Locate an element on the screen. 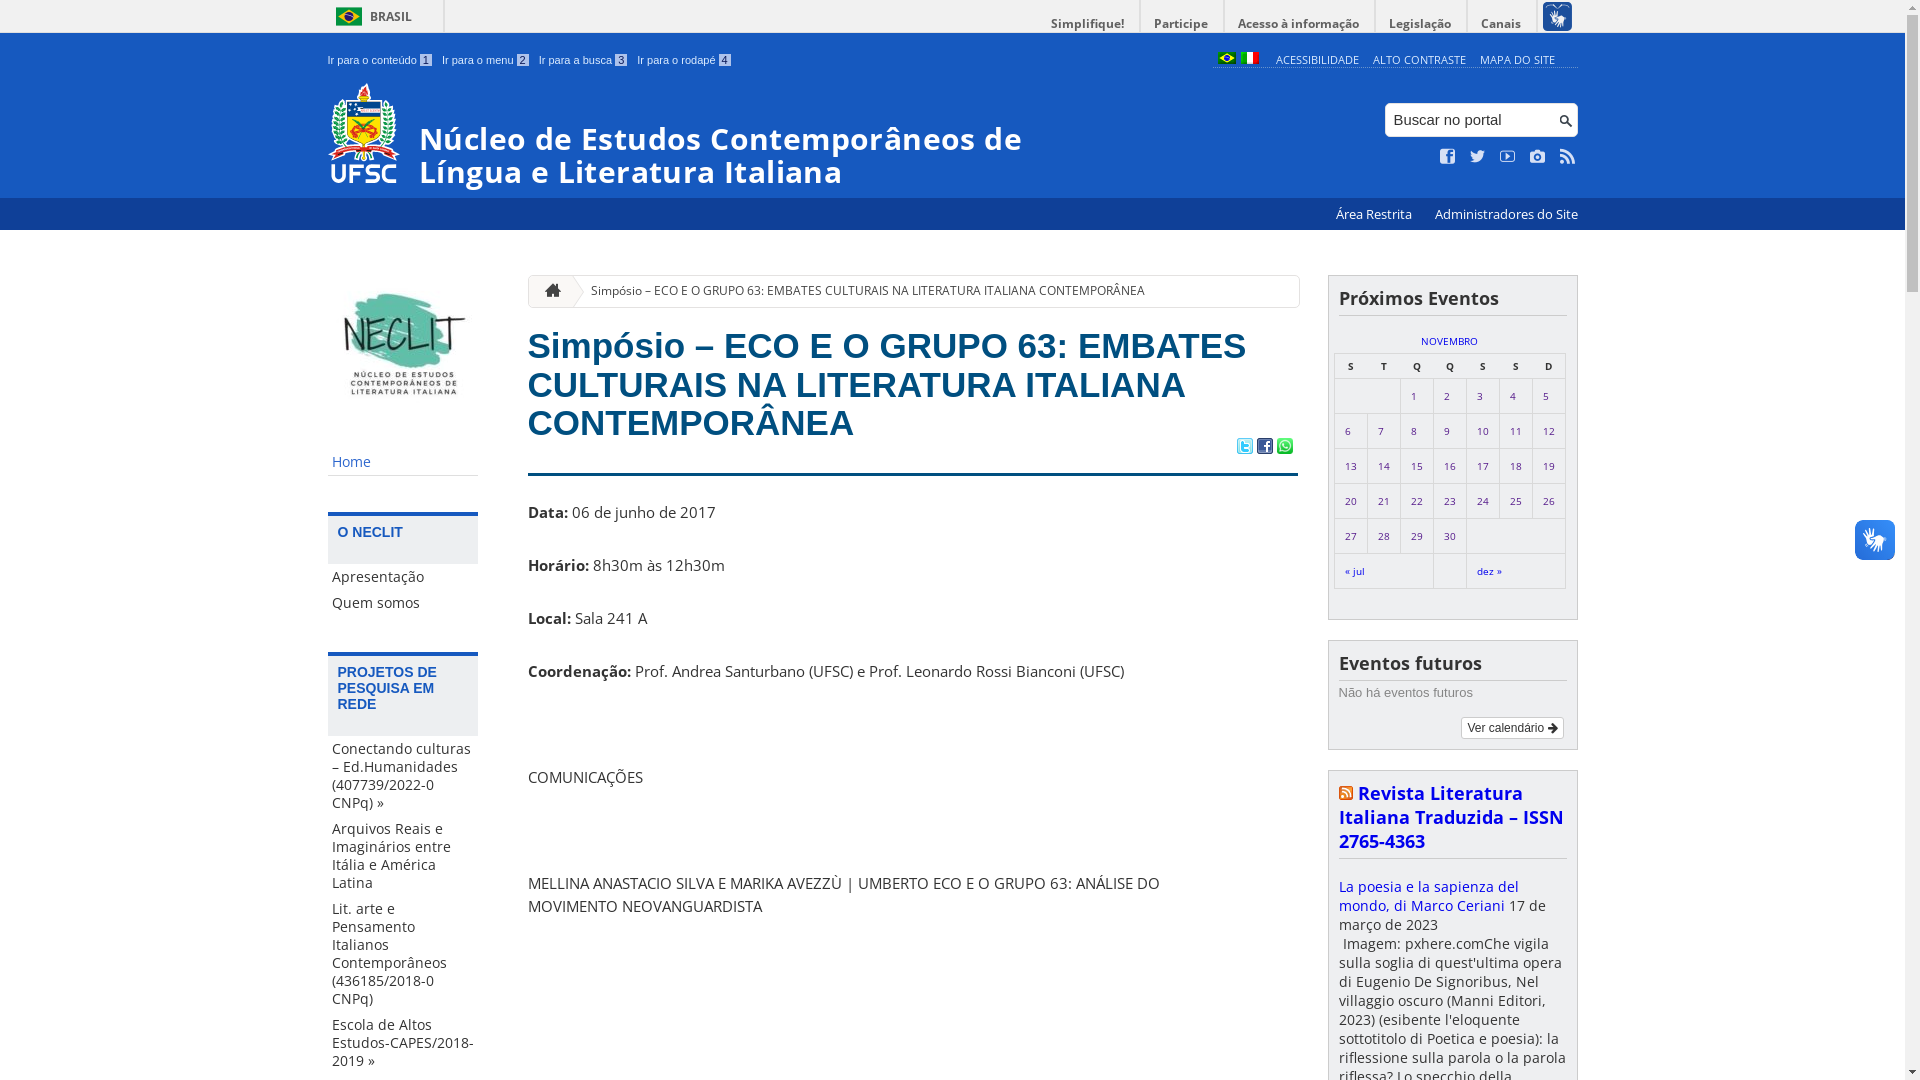  'ALTO CONTRASTE' is located at coordinates (1418, 58).